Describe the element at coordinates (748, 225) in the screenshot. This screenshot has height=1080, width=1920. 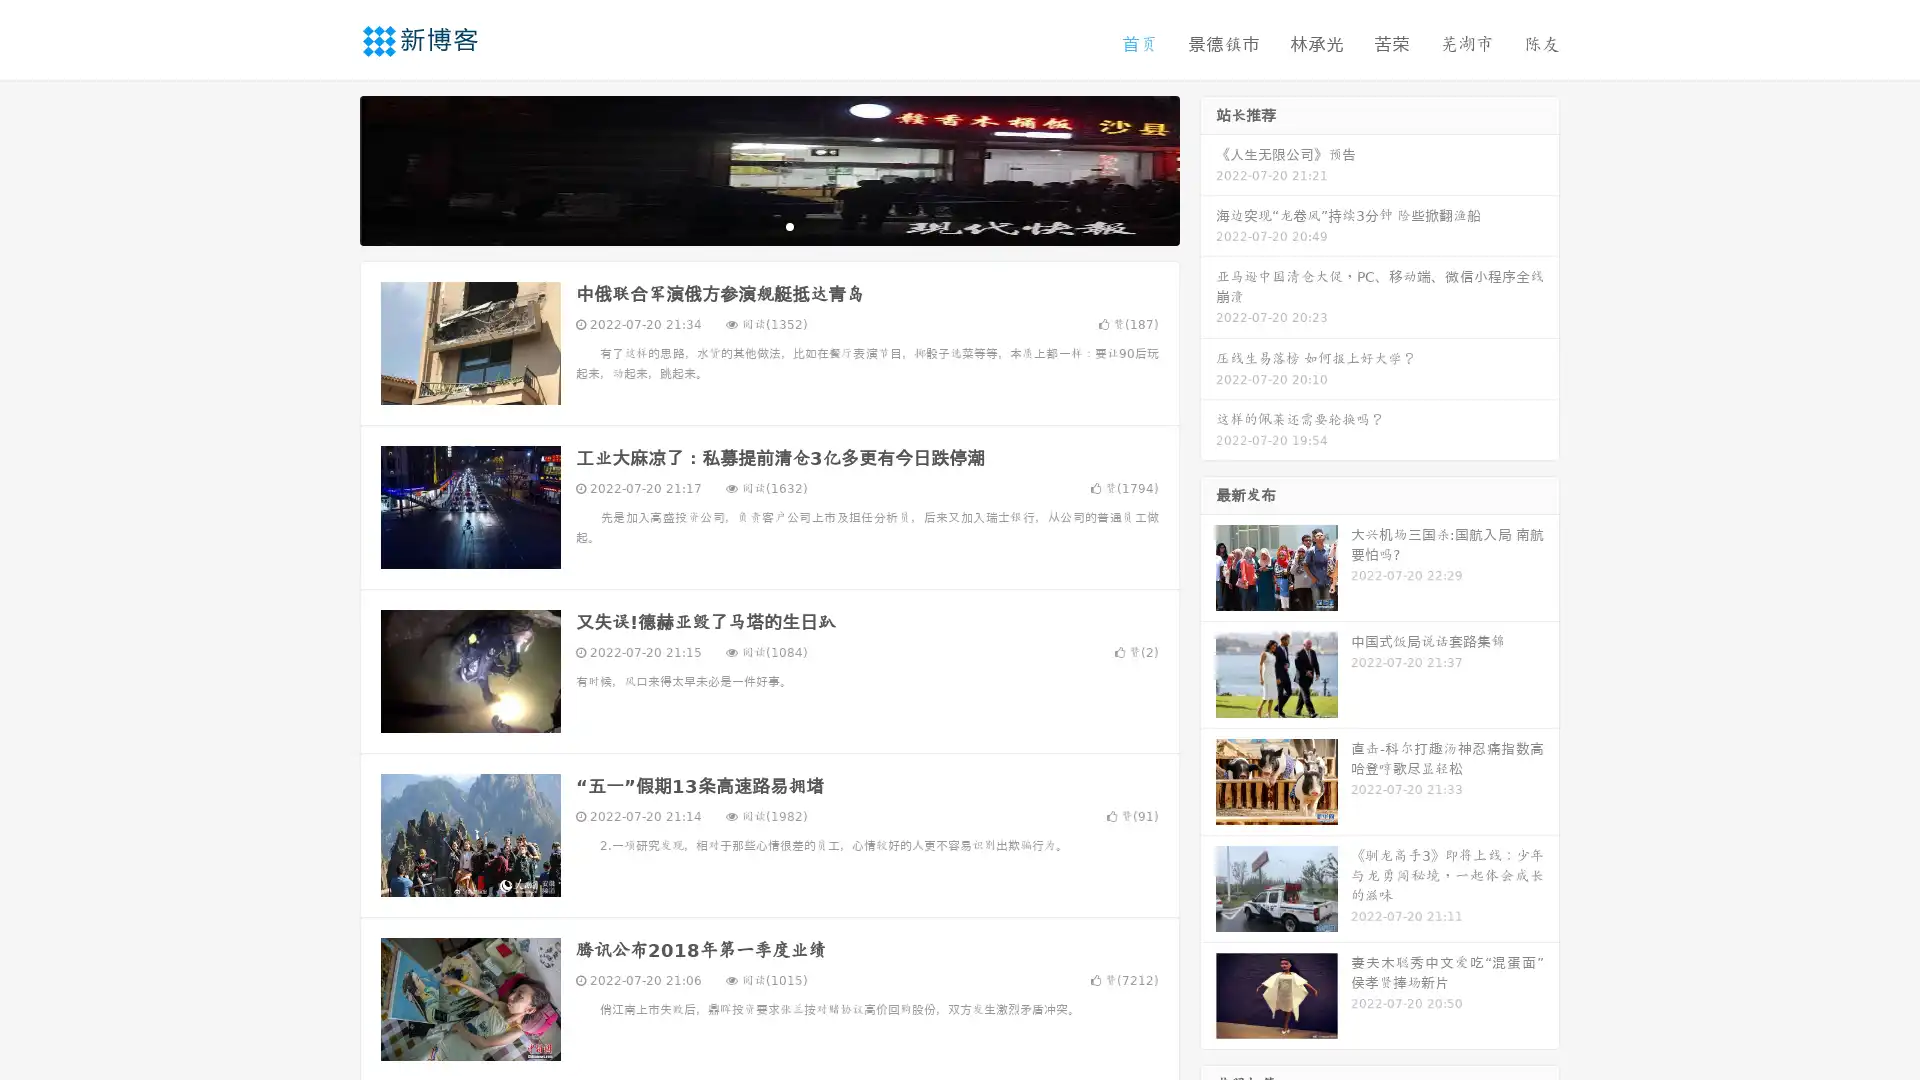
I see `Go to slide 1` at that location.